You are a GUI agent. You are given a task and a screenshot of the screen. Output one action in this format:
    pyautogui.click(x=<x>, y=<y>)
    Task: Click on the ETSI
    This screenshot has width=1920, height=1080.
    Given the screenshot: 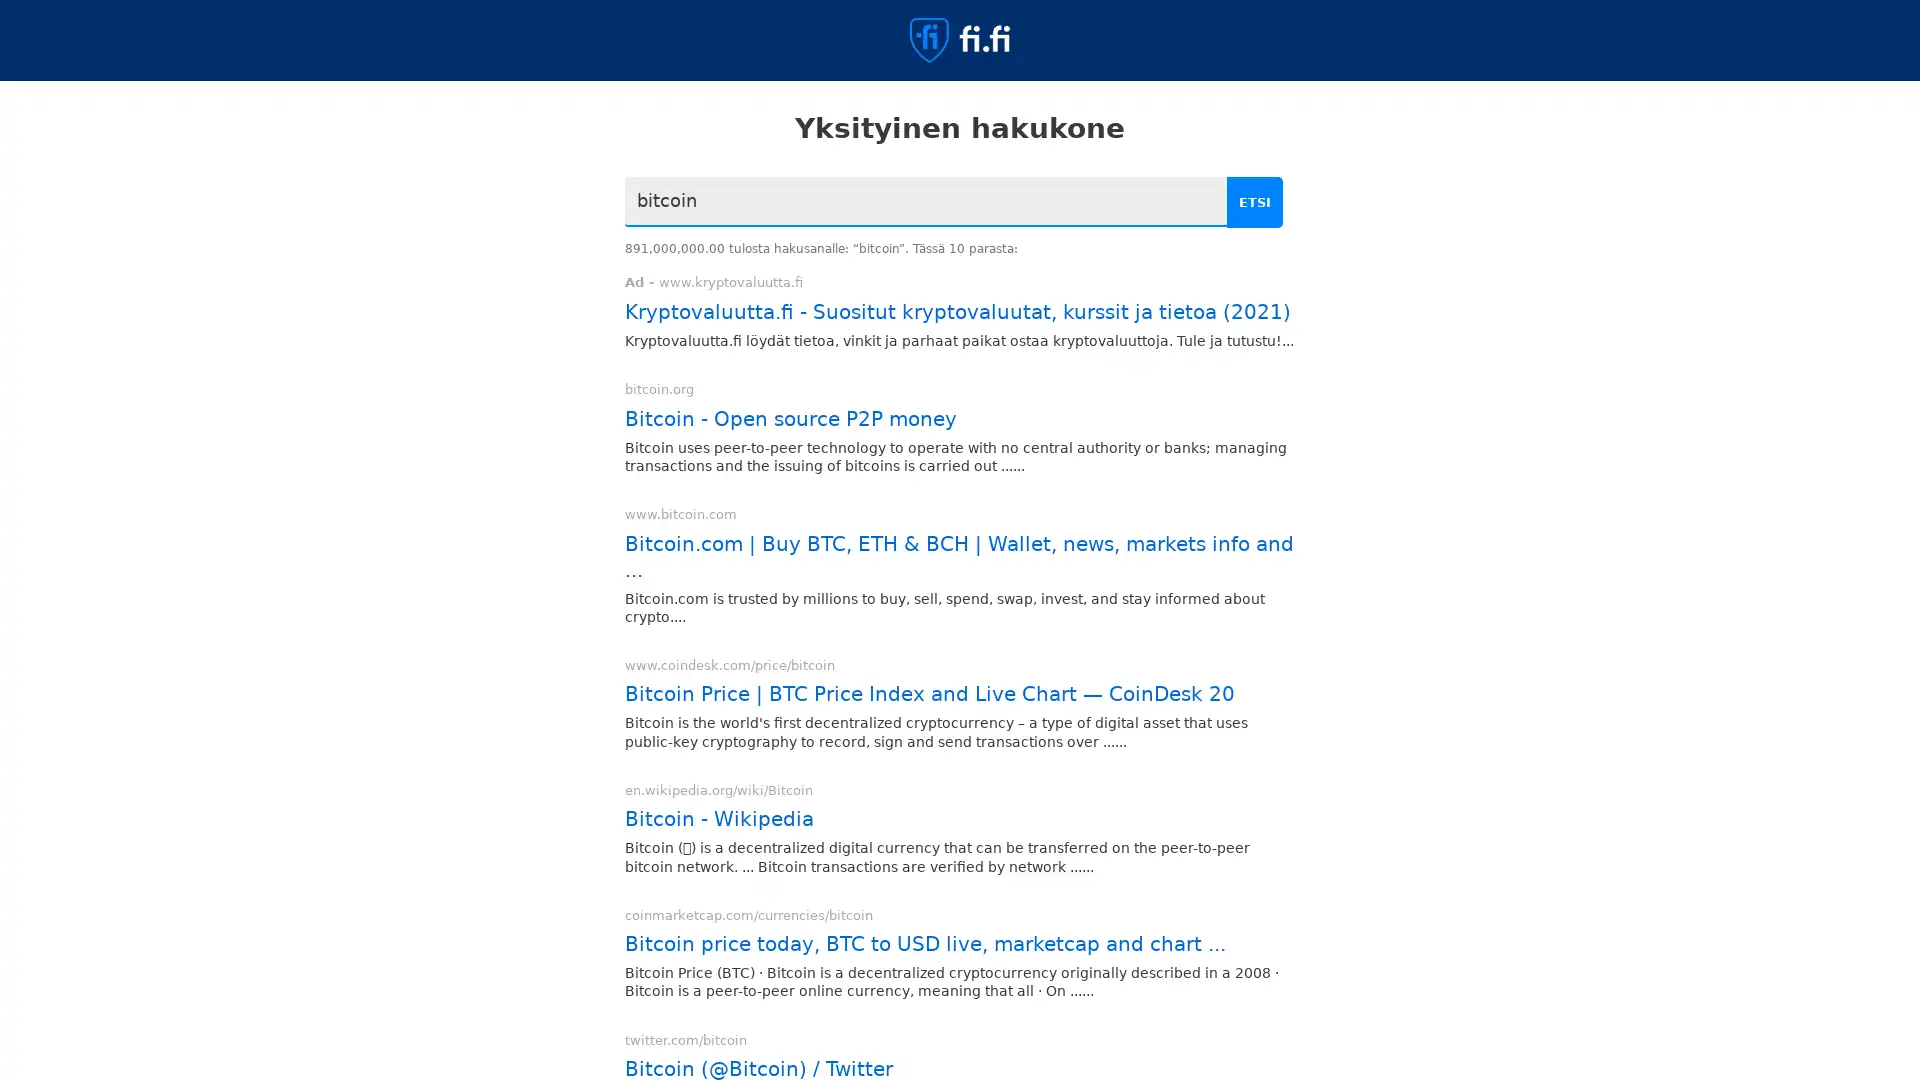 What is the action you would take?
    pyautogui.click(x=1257, y=202)
    